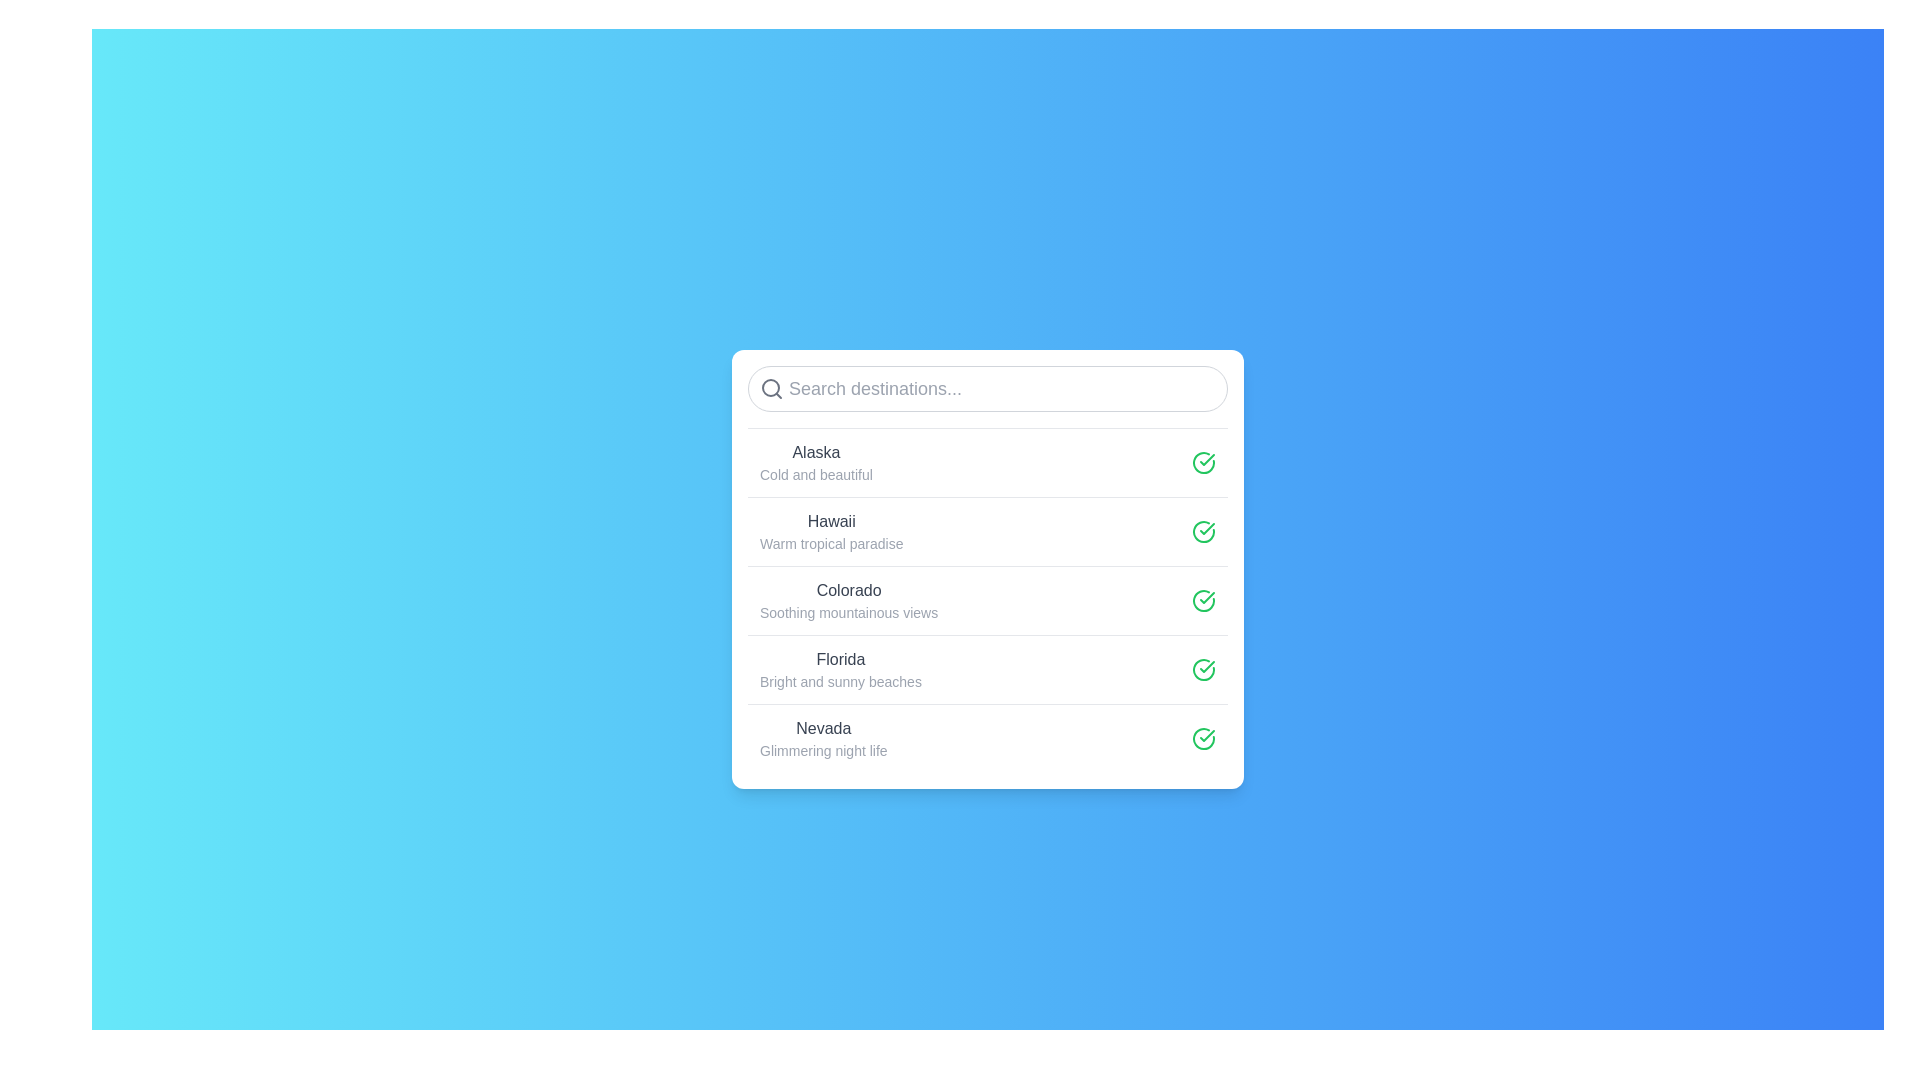  I want to click on the icon indicating that Florida has been marked or selected, which is located to the right of the text 'Florida' in the fourth list entry, so click(1203, 738).